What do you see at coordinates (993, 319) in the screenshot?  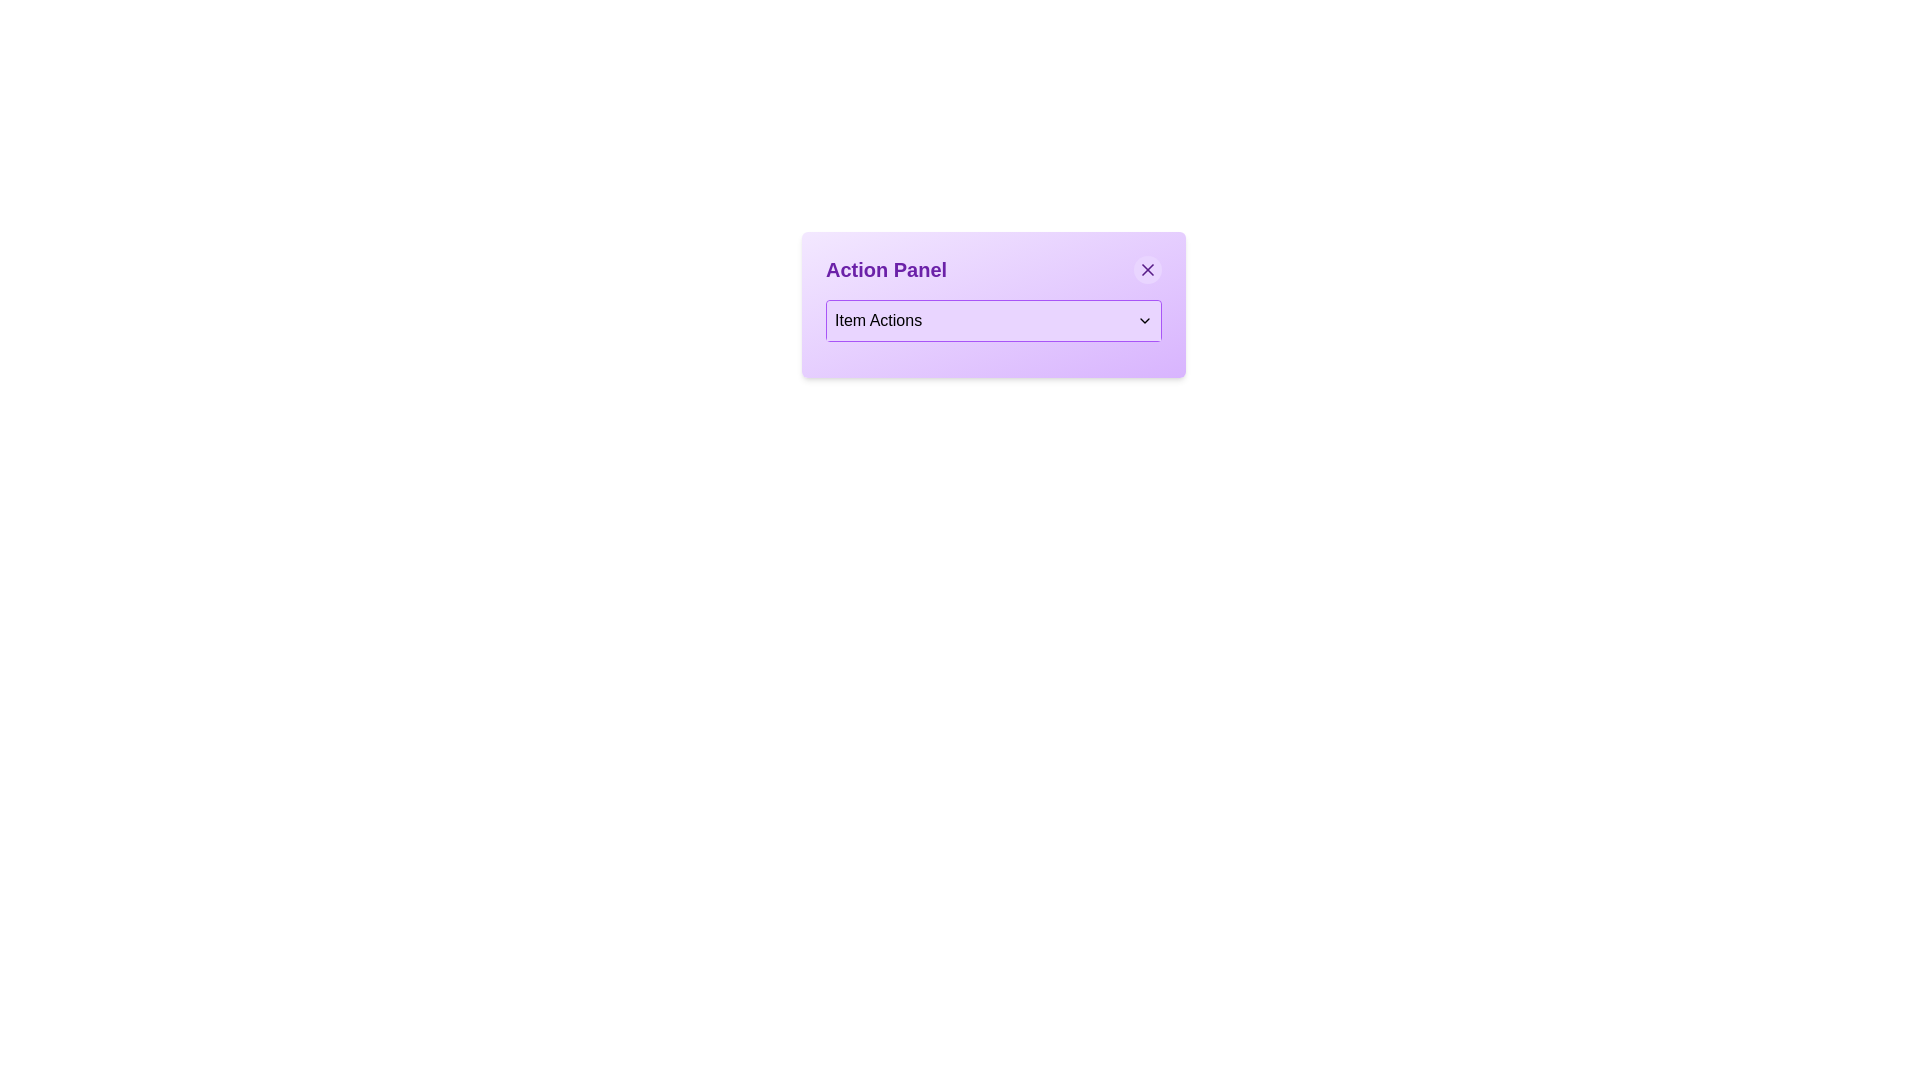 I see `the Dropdown trigger component located in the purple panel titled 'Action Panel'` at bounding box center [993, 319].